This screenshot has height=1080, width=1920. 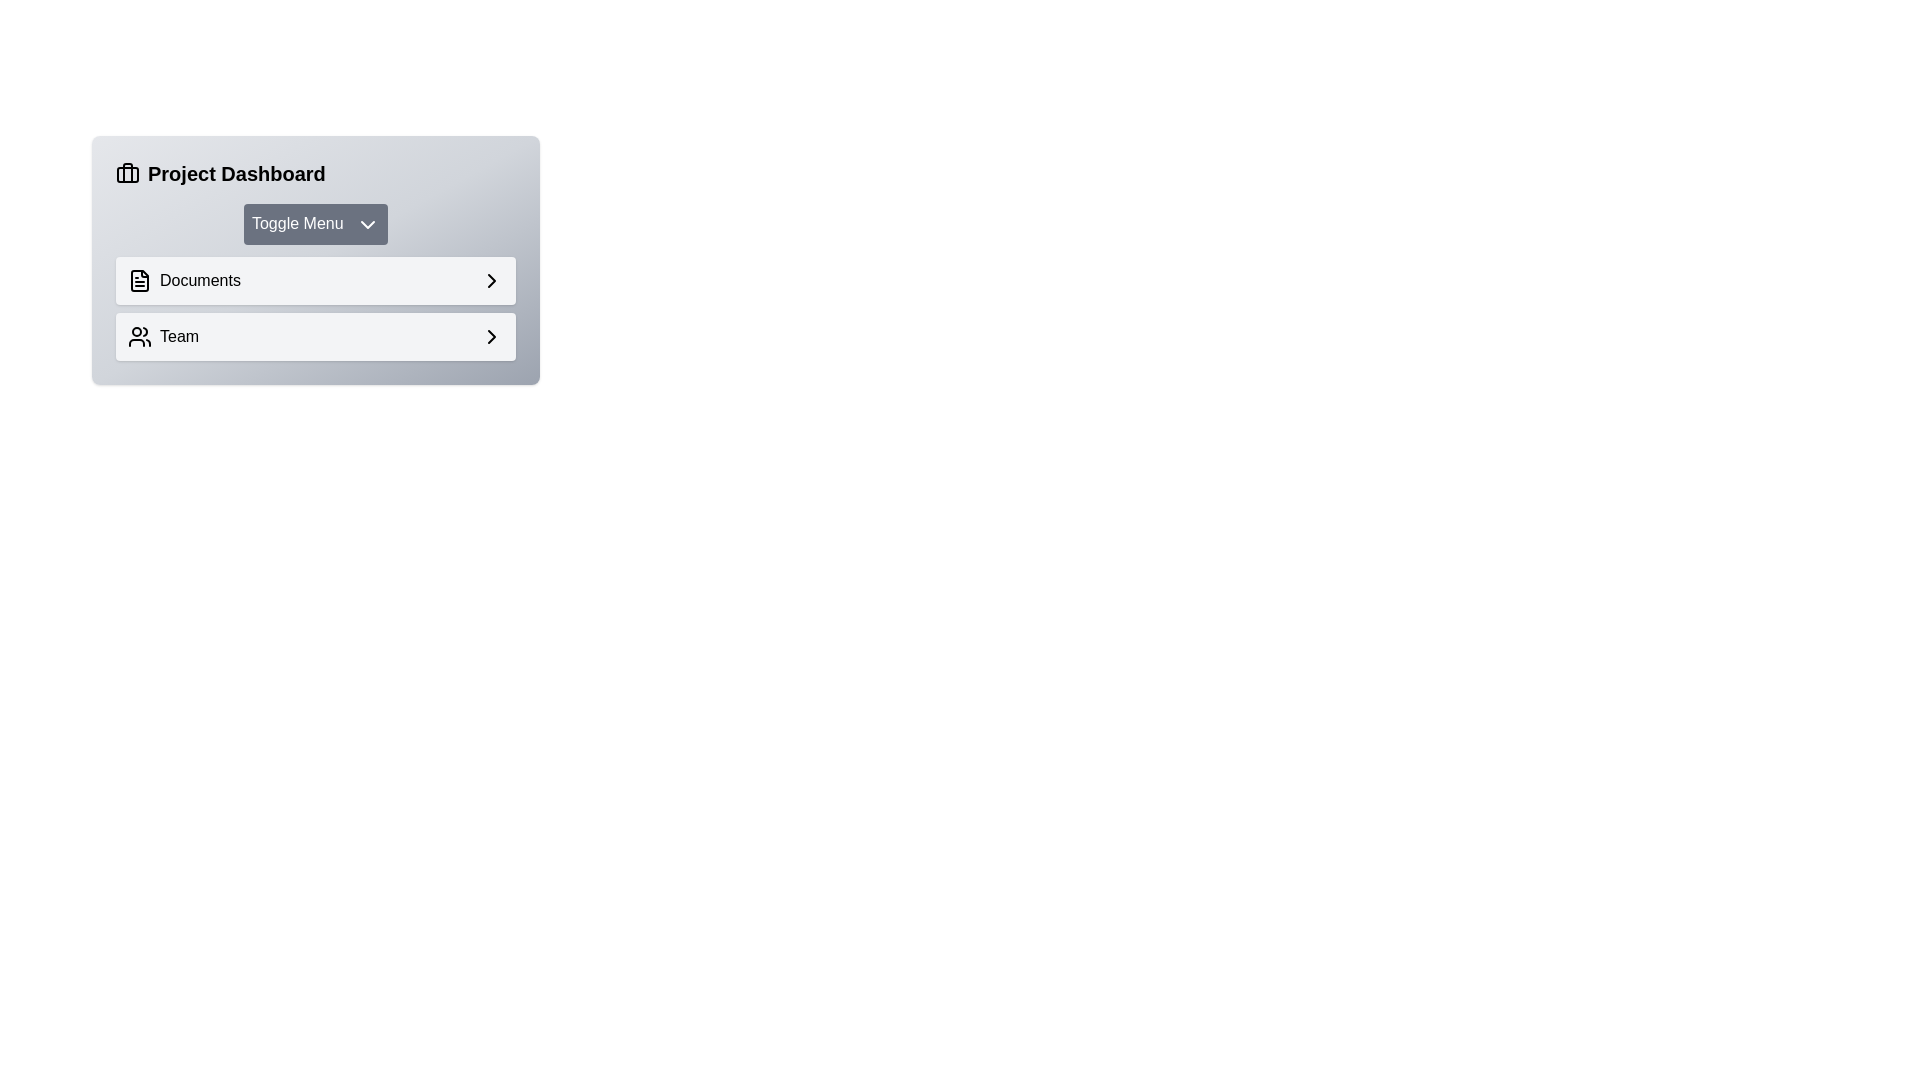 What do you see at coordinates (315, 334) in the screenshot?
I see `the 'Team' button, which is a light gray rectangular button with rounded corners and a shadow effect, located below the 'Documents' entry in the menu` at bounding box center [315, 334].